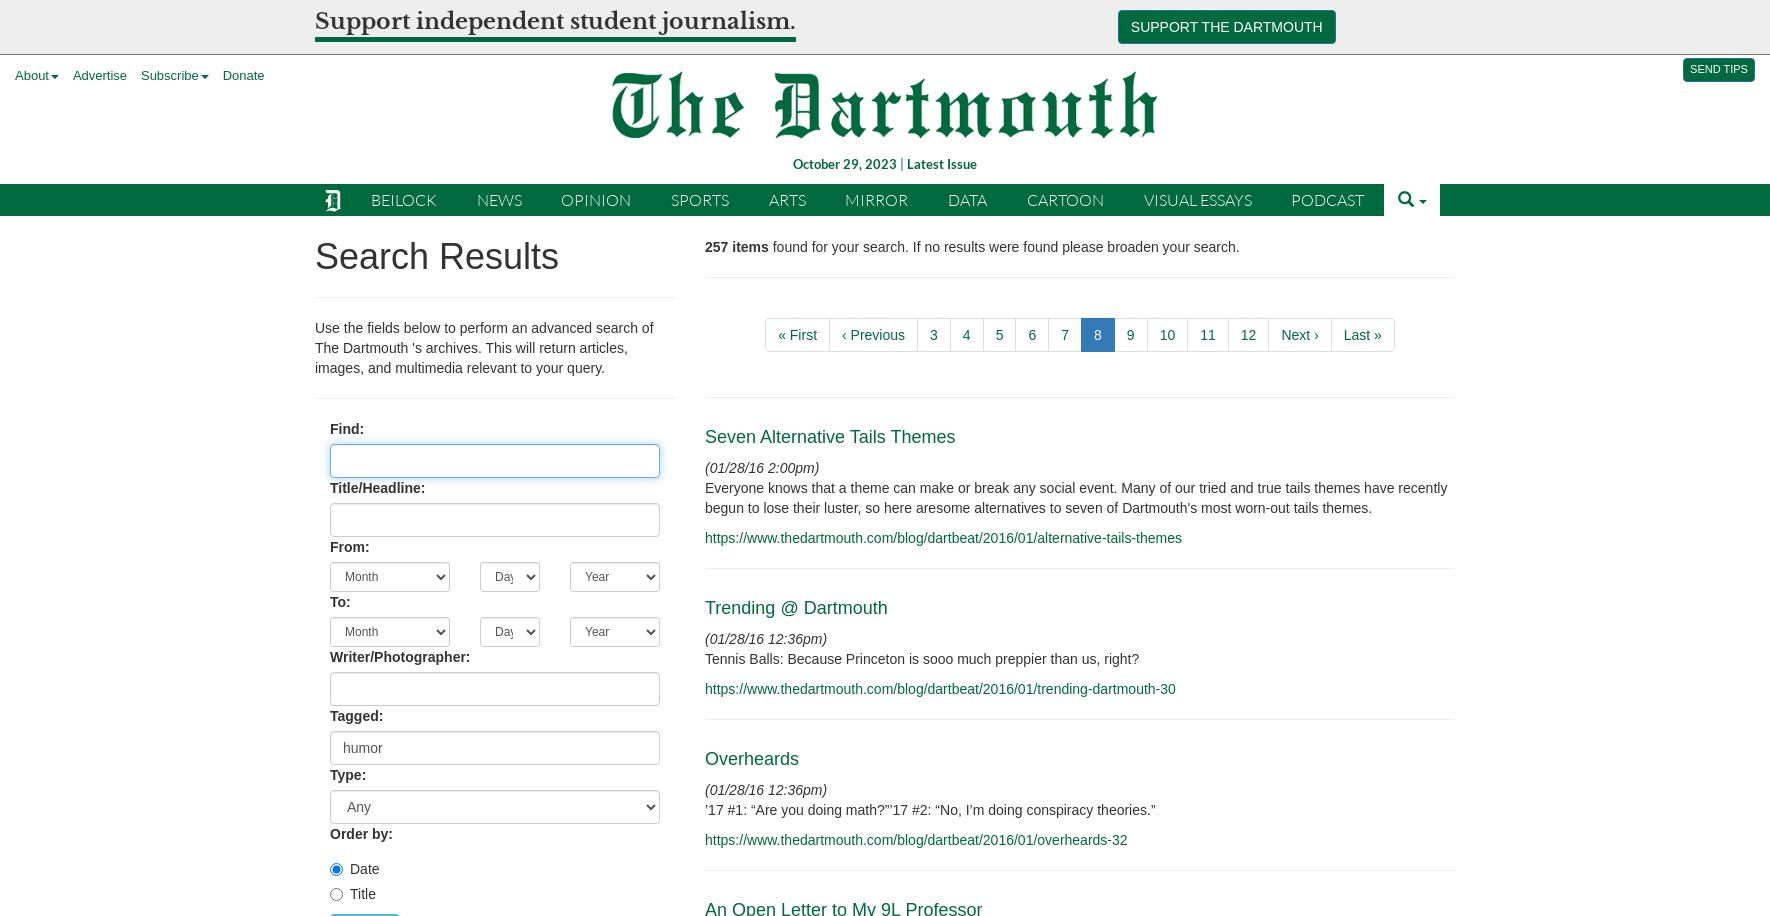 This screenshot has width=1770, height=916. Describe the element at coordinates (169, 74) in the screenshot. I see `'Subscribe'` at that location.